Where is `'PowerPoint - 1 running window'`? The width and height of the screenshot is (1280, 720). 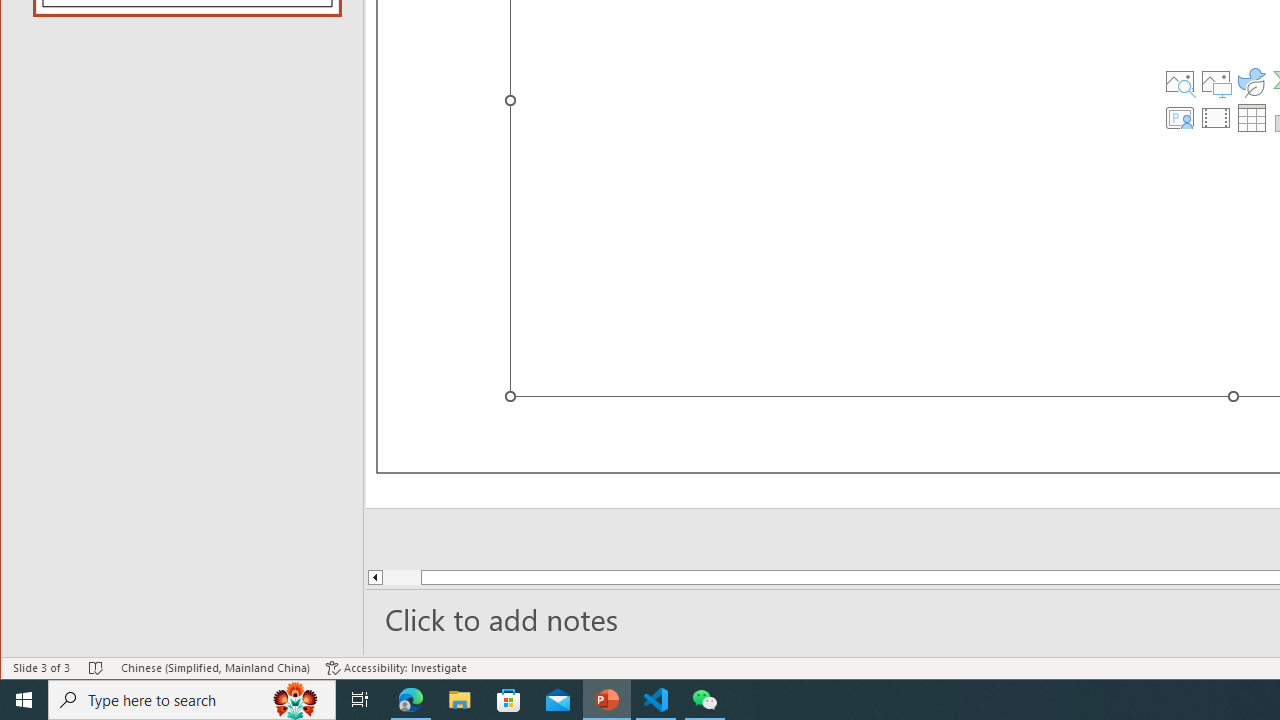 'PowerPoint - 1 running window' is located at coordinates (606, 698).